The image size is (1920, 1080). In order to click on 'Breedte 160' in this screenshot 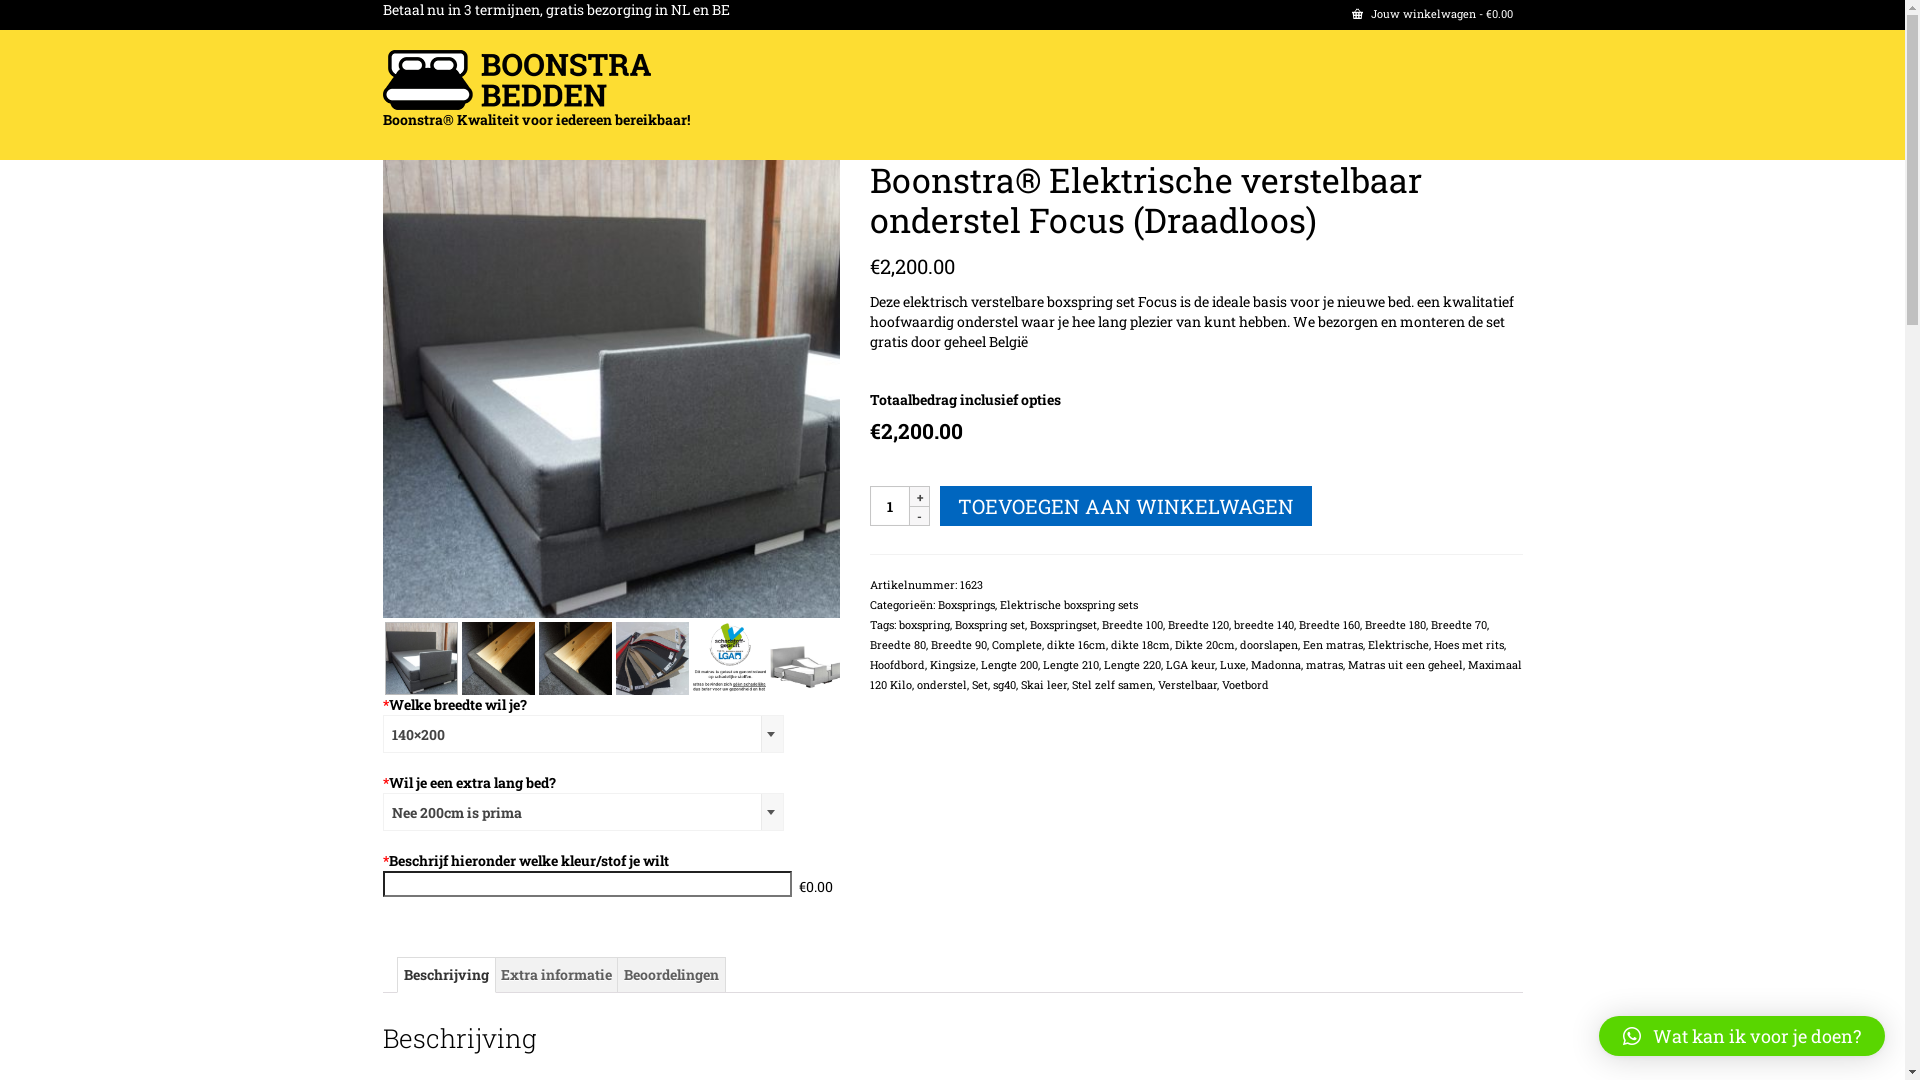, I will do `click(1329, 623)`.